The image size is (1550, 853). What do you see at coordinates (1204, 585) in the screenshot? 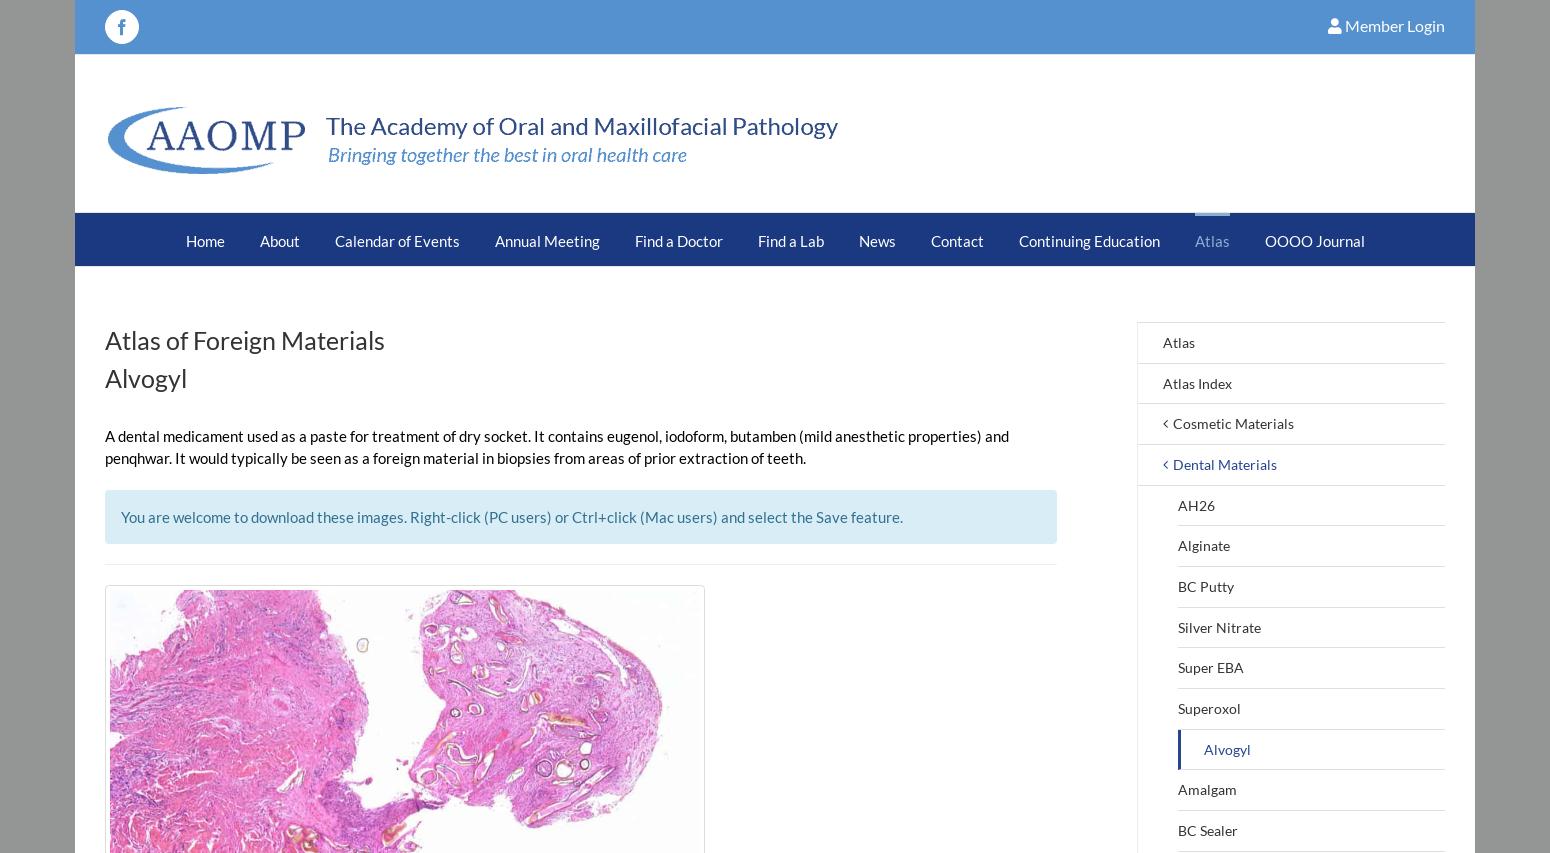
I see `'BC Putty'` at bounding box center [1204, 585].